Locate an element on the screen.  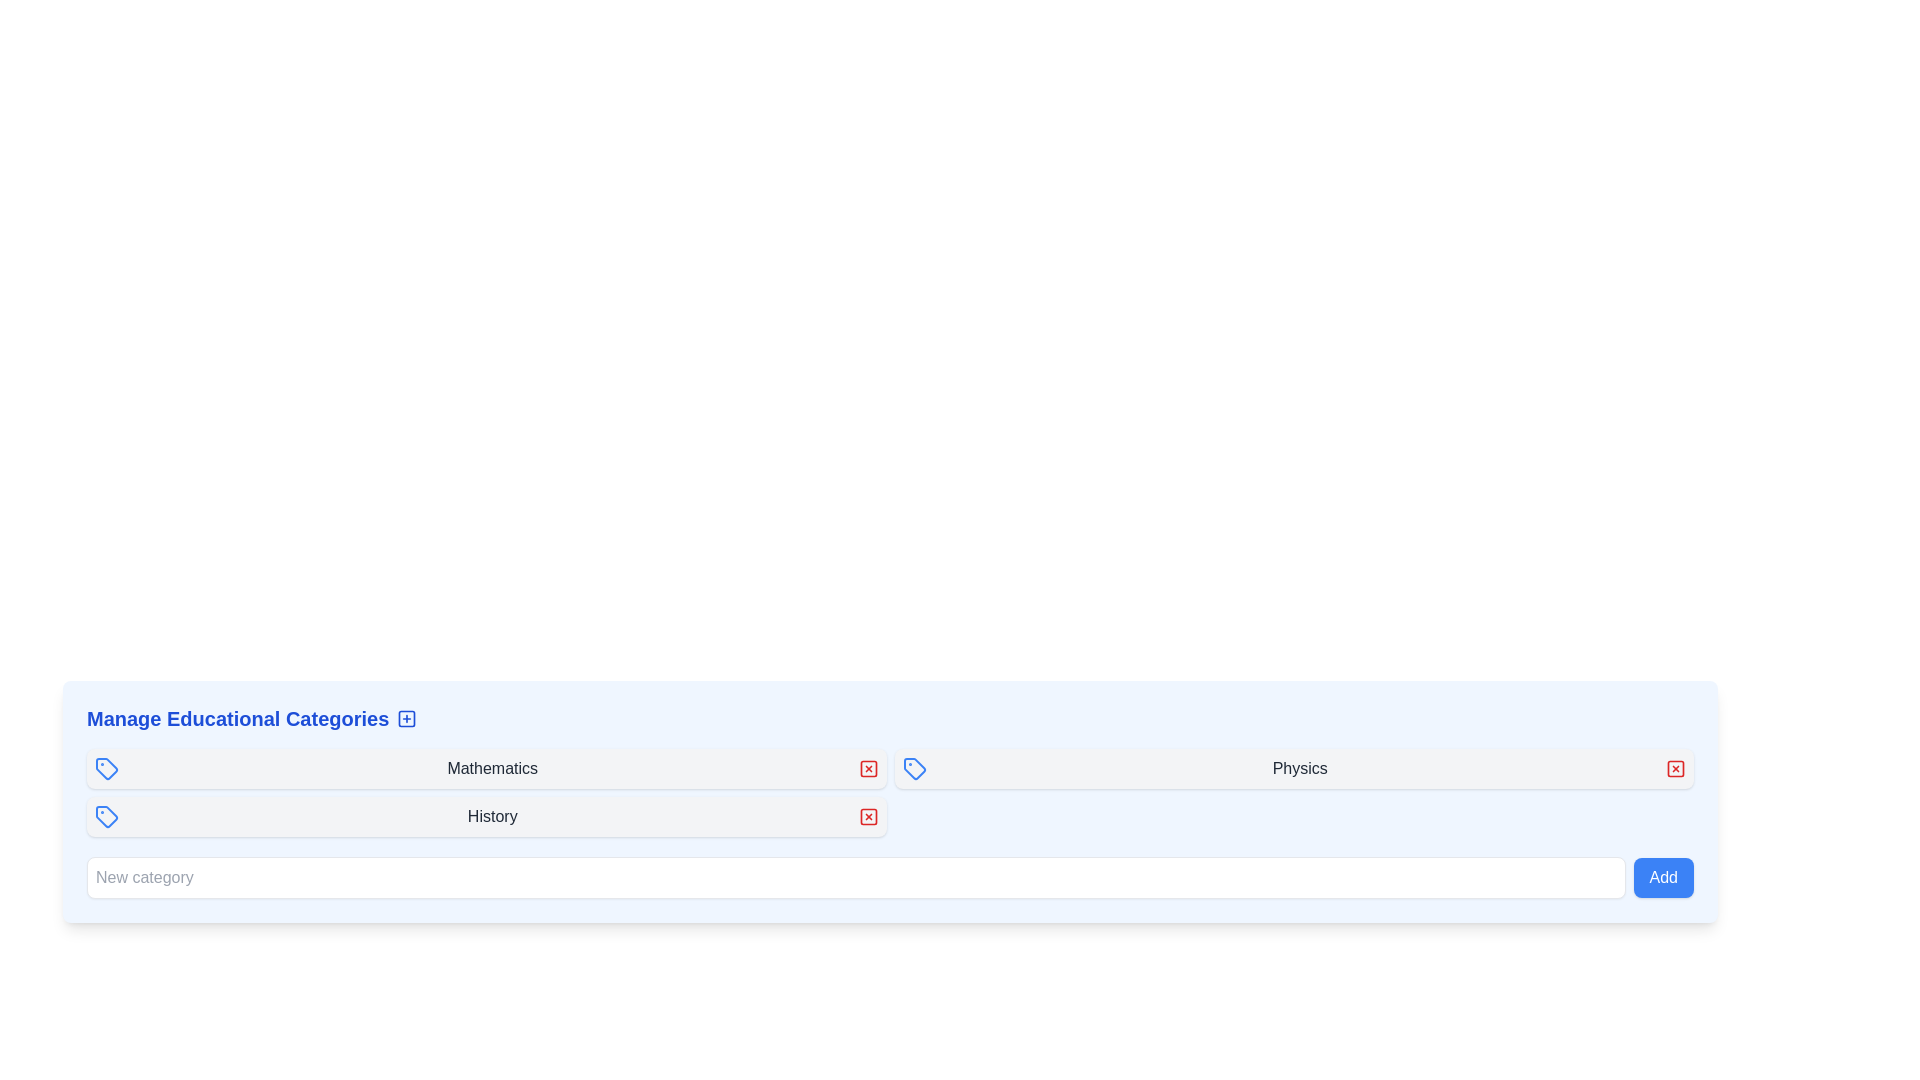
the 'Mathematics' category item in the 'Manage Educational Categories' section for keyboard-based interactions is located at coordinates (486, 767).